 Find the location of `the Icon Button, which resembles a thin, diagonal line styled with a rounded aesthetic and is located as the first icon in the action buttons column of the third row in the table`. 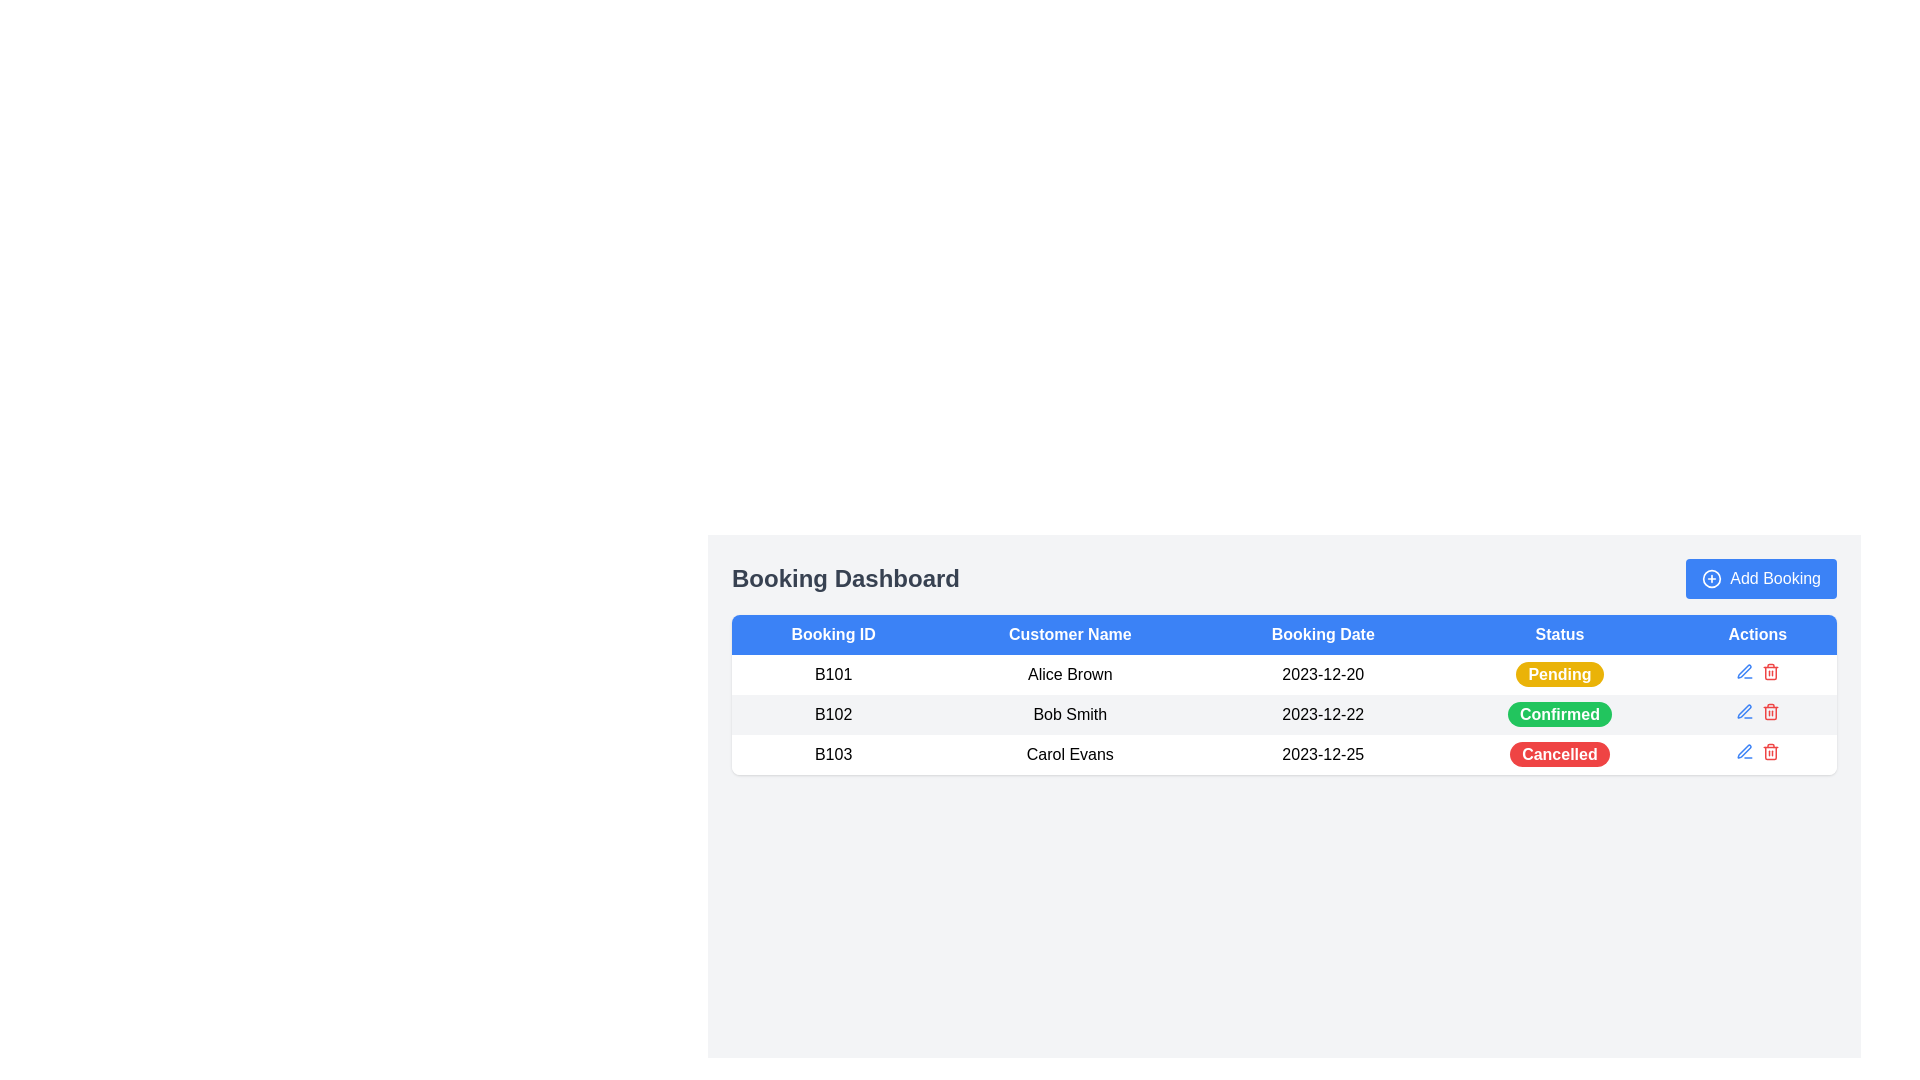

the Icon Button, which resembles a thin, diagonal line styled with a rounded aesthetic and is located as the first icon in the action buttons column of the third row in the table is located at coordinates (1743, 751).